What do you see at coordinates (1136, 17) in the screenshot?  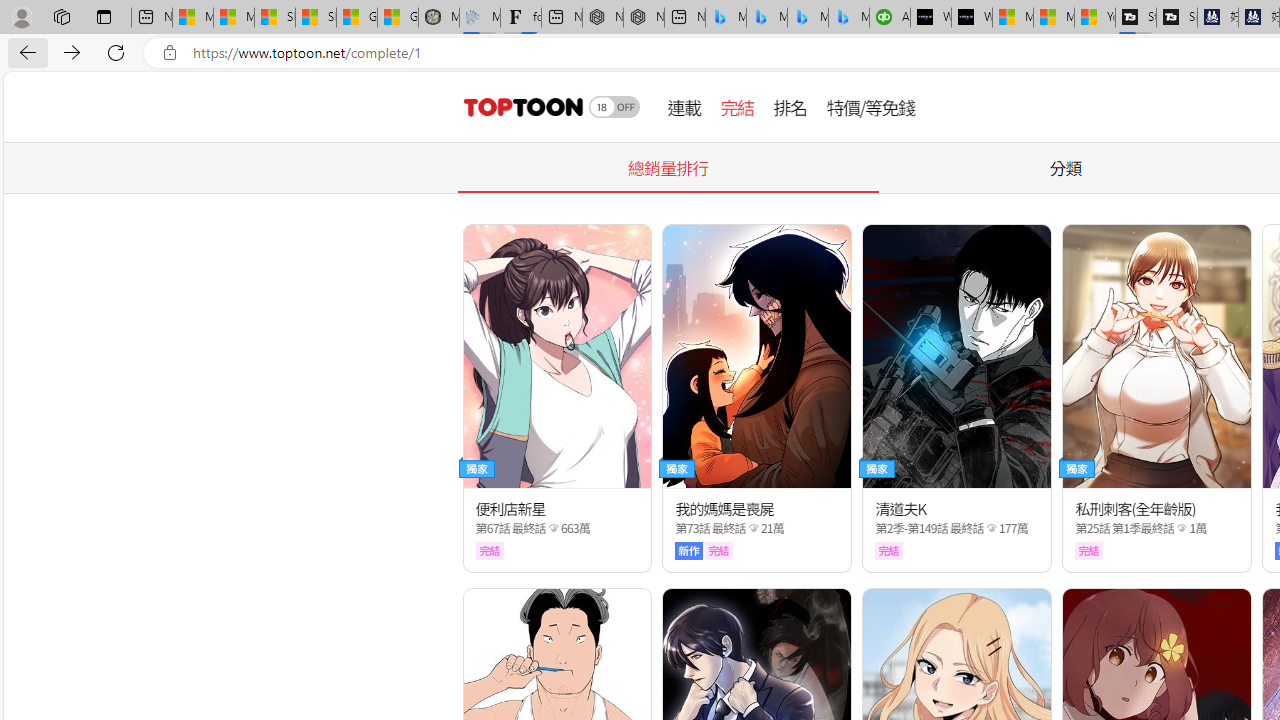 I see `'Streaming Coverage | T3'` at bounding box center [1136, 17].